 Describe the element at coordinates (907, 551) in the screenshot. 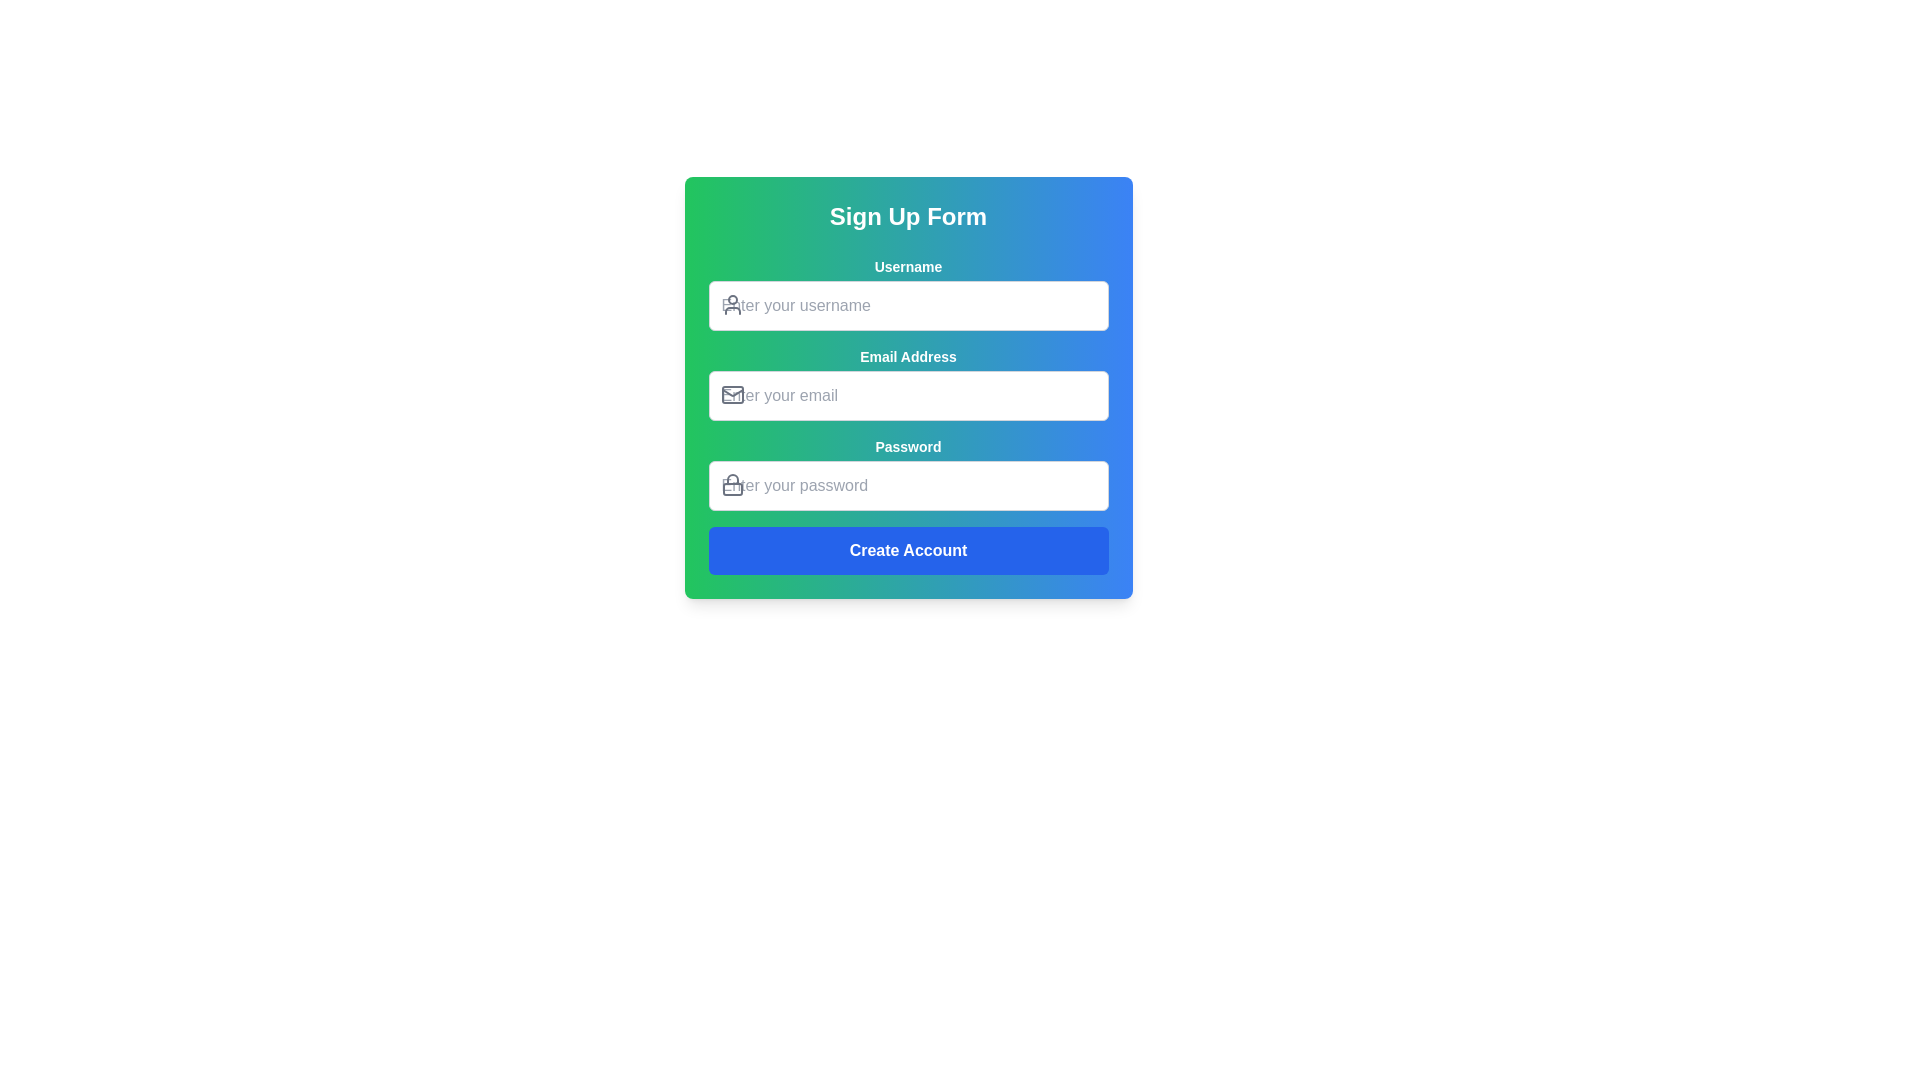

I see `the 'Create Account' button, which has a blue background and white text, located at the bottom of the form panel` at that location.